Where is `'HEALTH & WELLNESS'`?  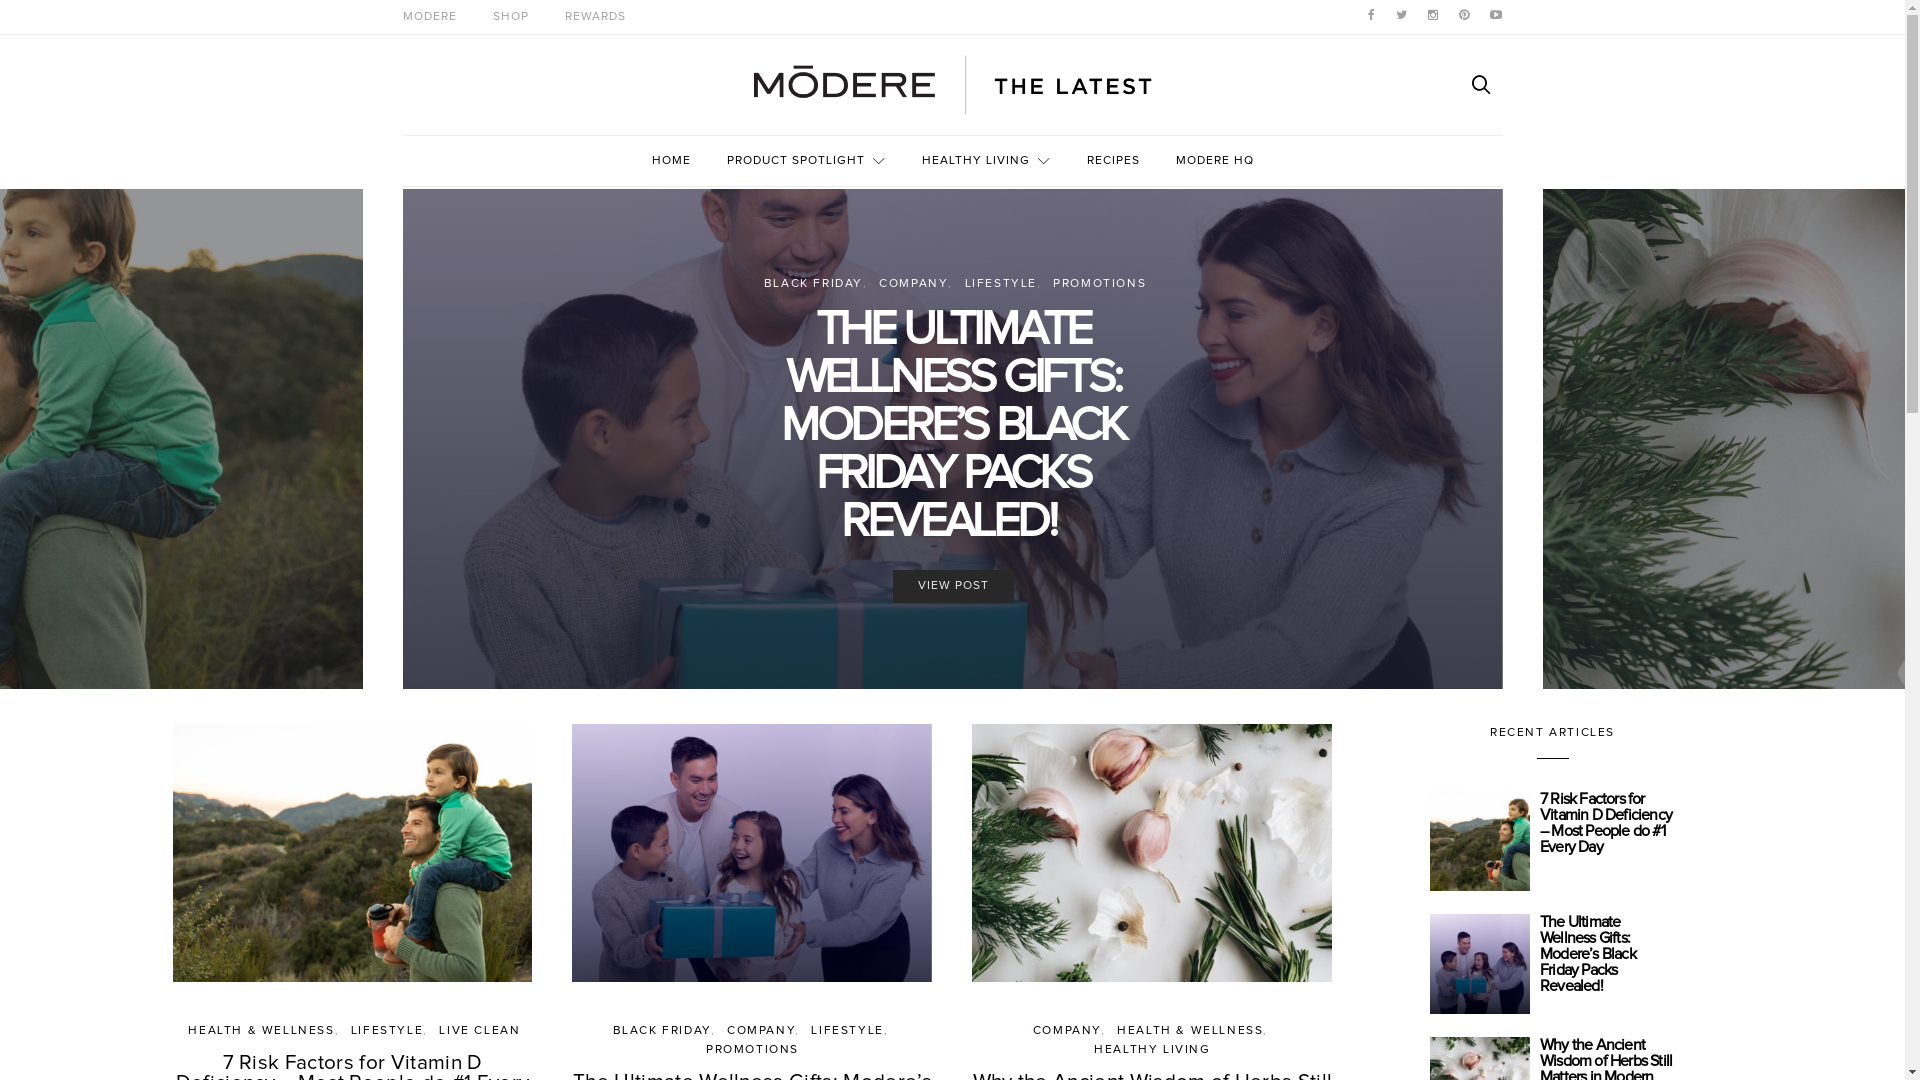 'HEALTH & WELLNESS' is located at coordinates (259, 1030).